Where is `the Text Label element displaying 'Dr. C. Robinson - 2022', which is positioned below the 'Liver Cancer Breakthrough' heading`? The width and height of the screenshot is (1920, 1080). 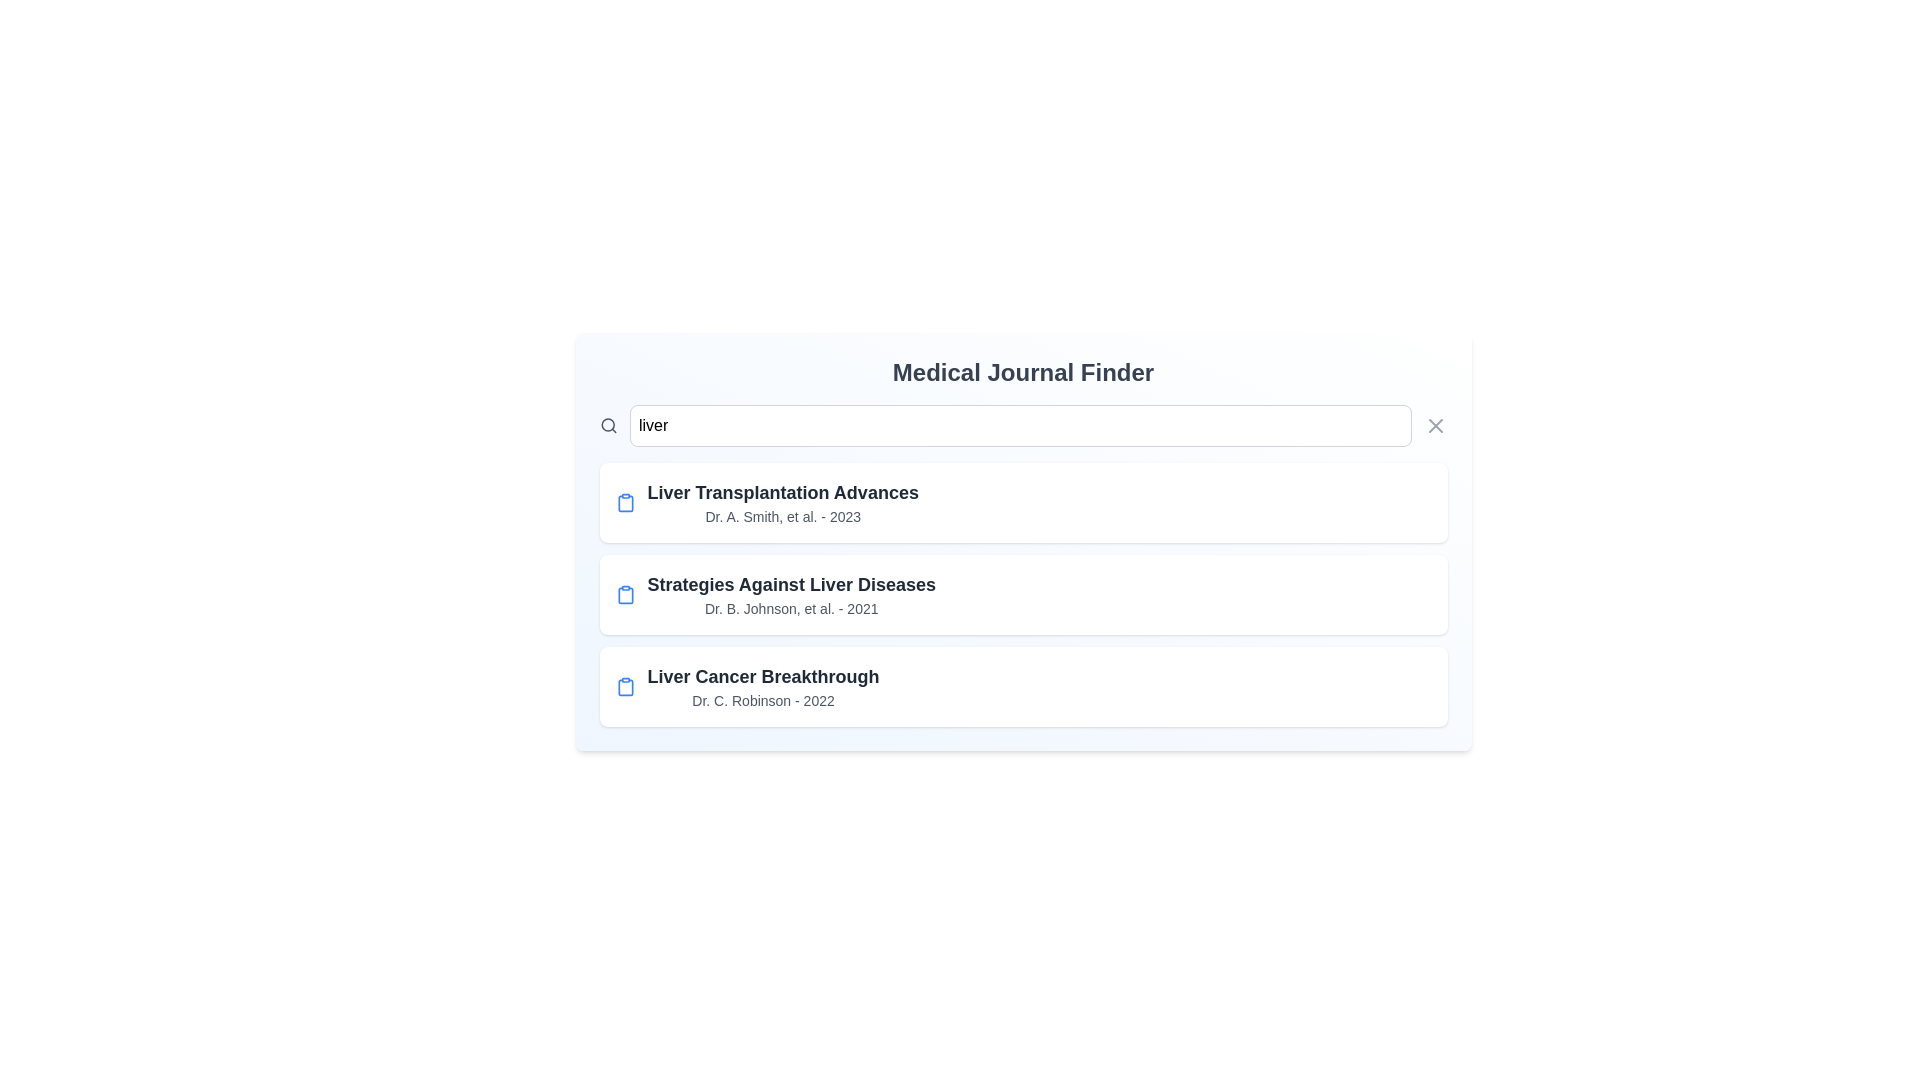
the Text Label element displaying 'Dr. C. Robinson - 2022', which is positioned below the 'Liver Cancer Breakthrough' heading is located at coordinates (762, 700).